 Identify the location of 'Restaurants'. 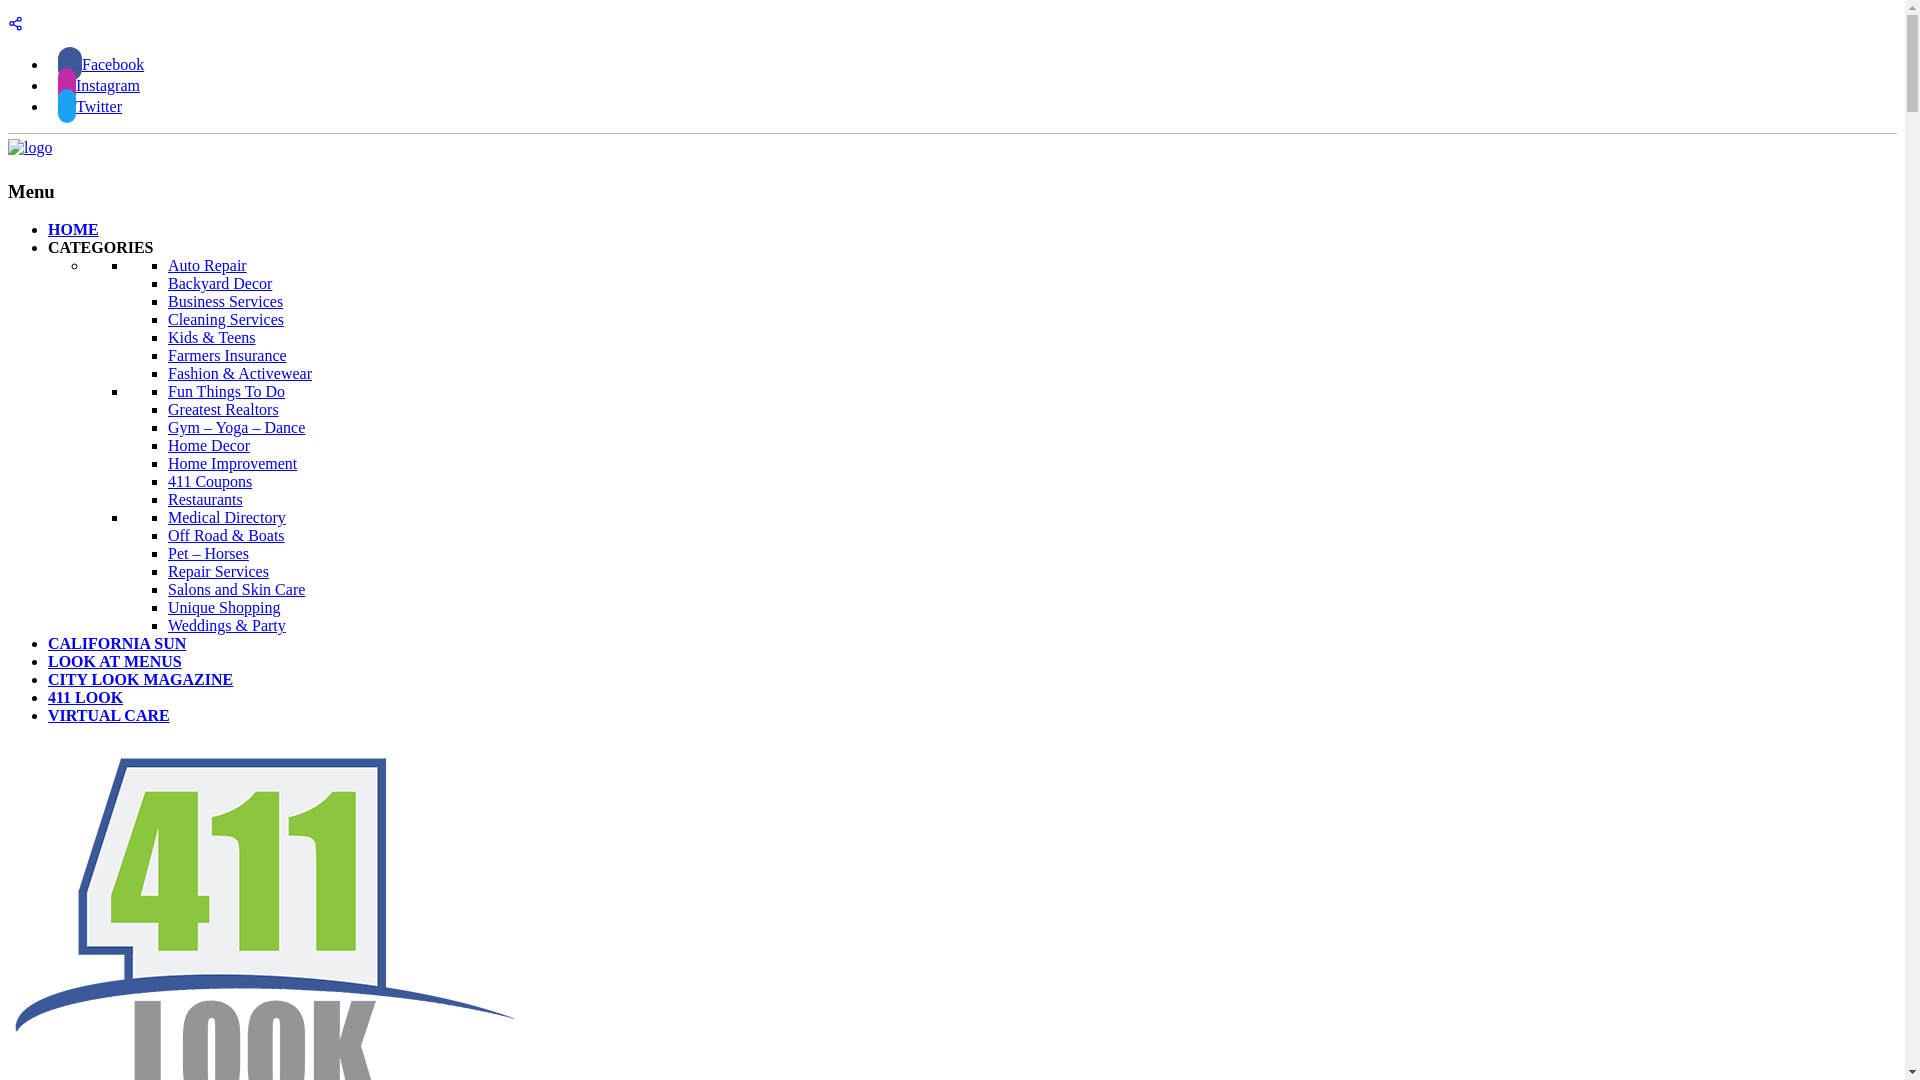
(205, 498).